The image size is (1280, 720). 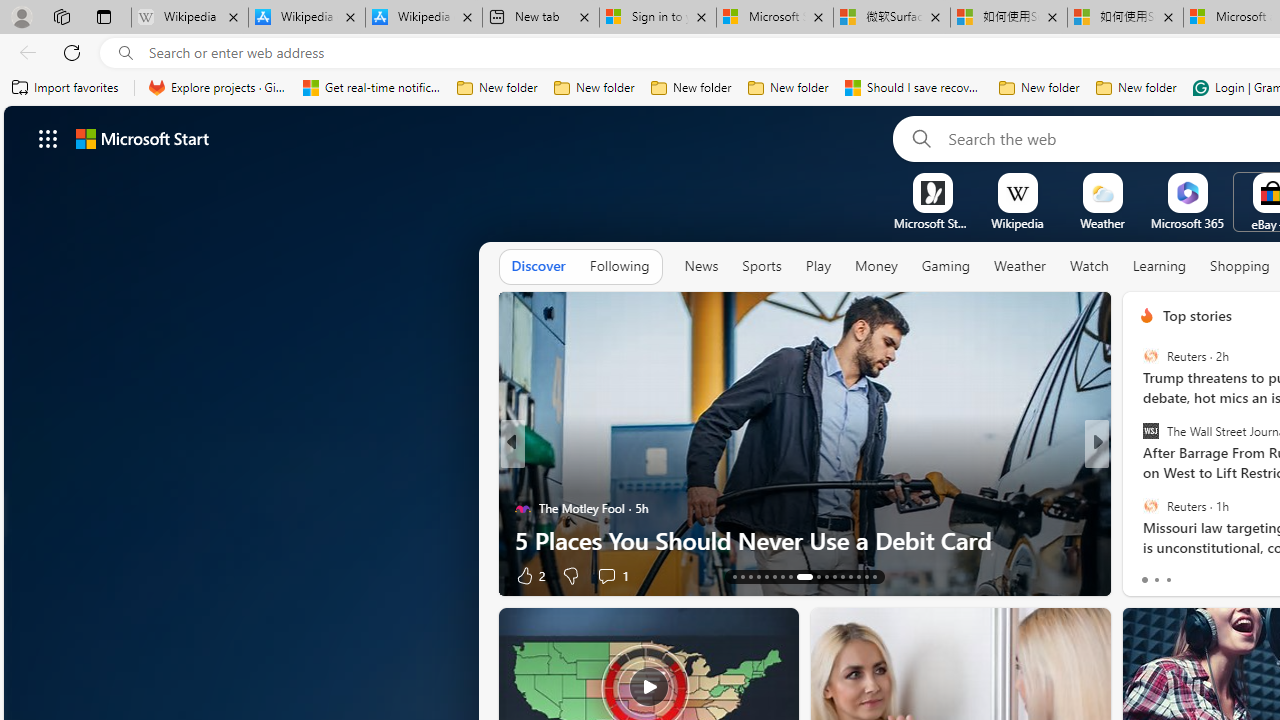 I want to click on 'Gaming', so click(x=944, y=266).